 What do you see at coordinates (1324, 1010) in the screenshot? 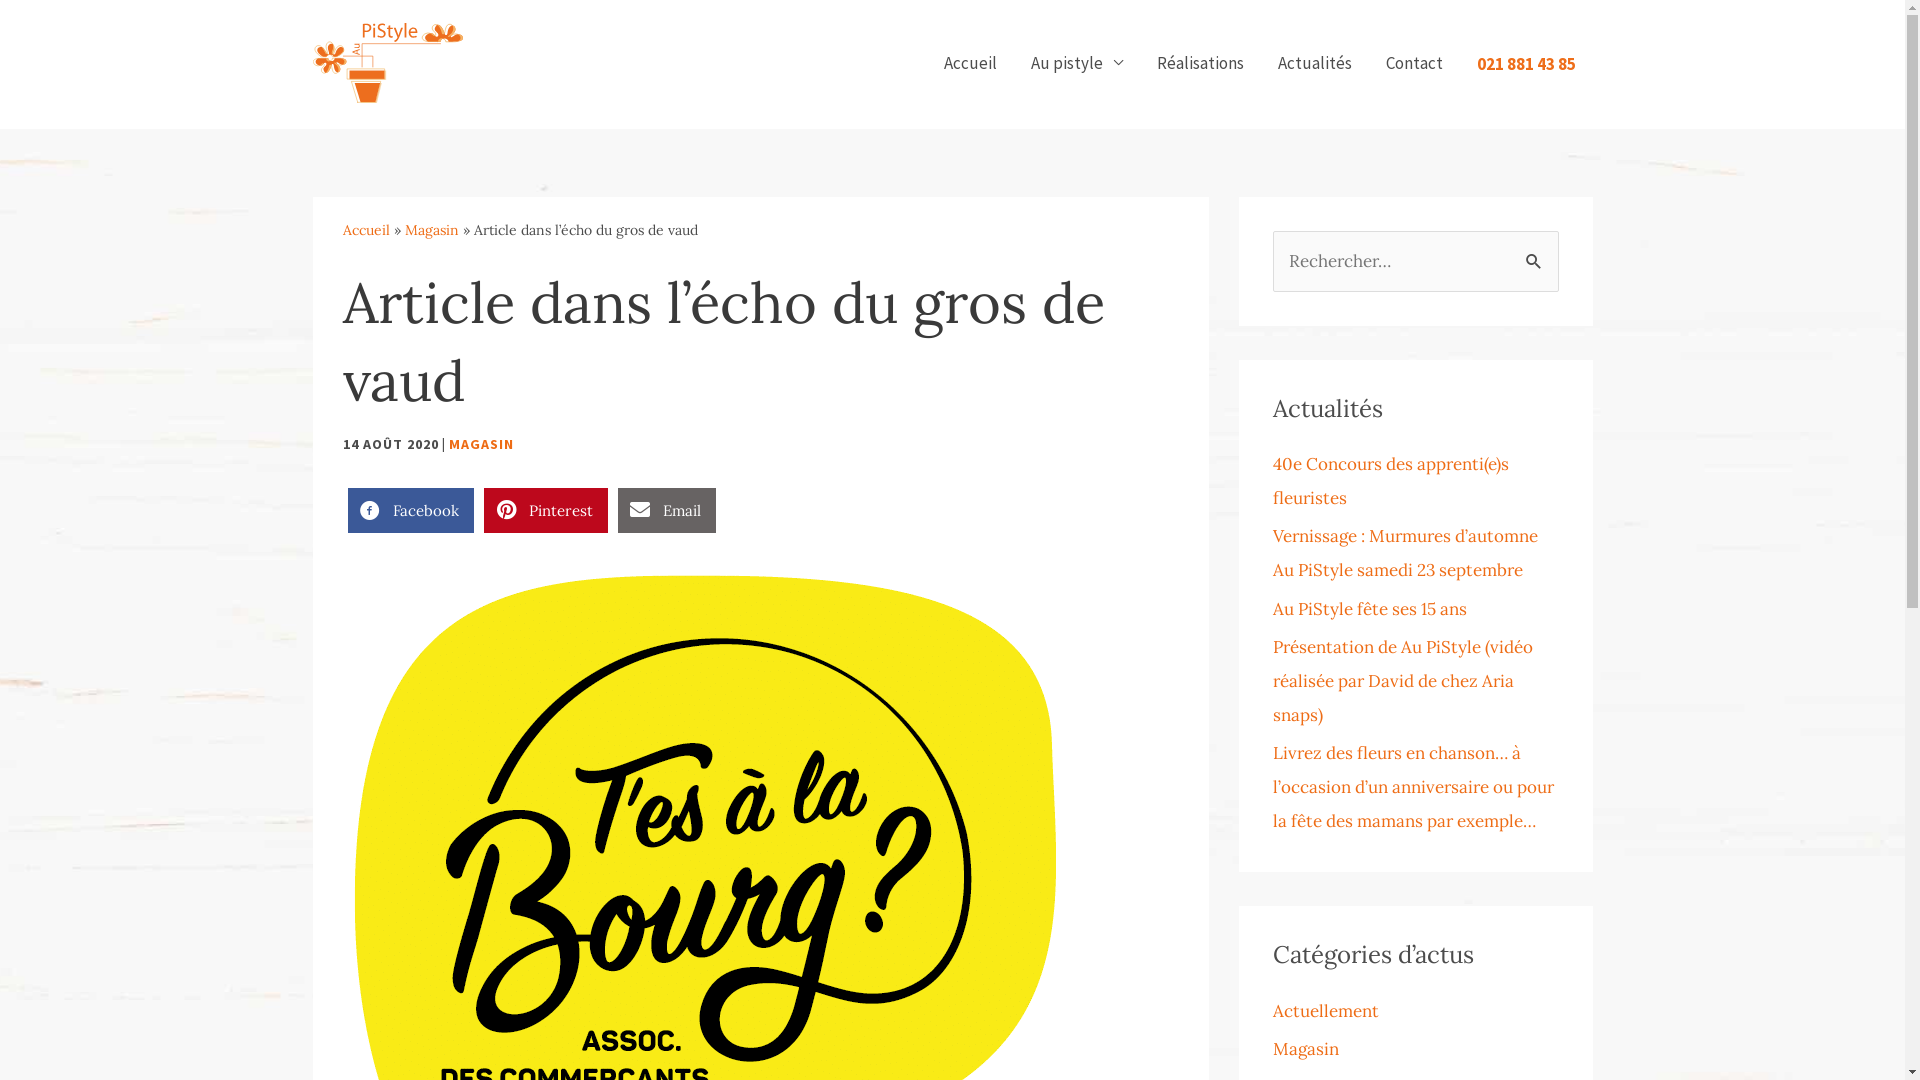
I see `'Actuellement'` at bounding box center [1324, 1010].